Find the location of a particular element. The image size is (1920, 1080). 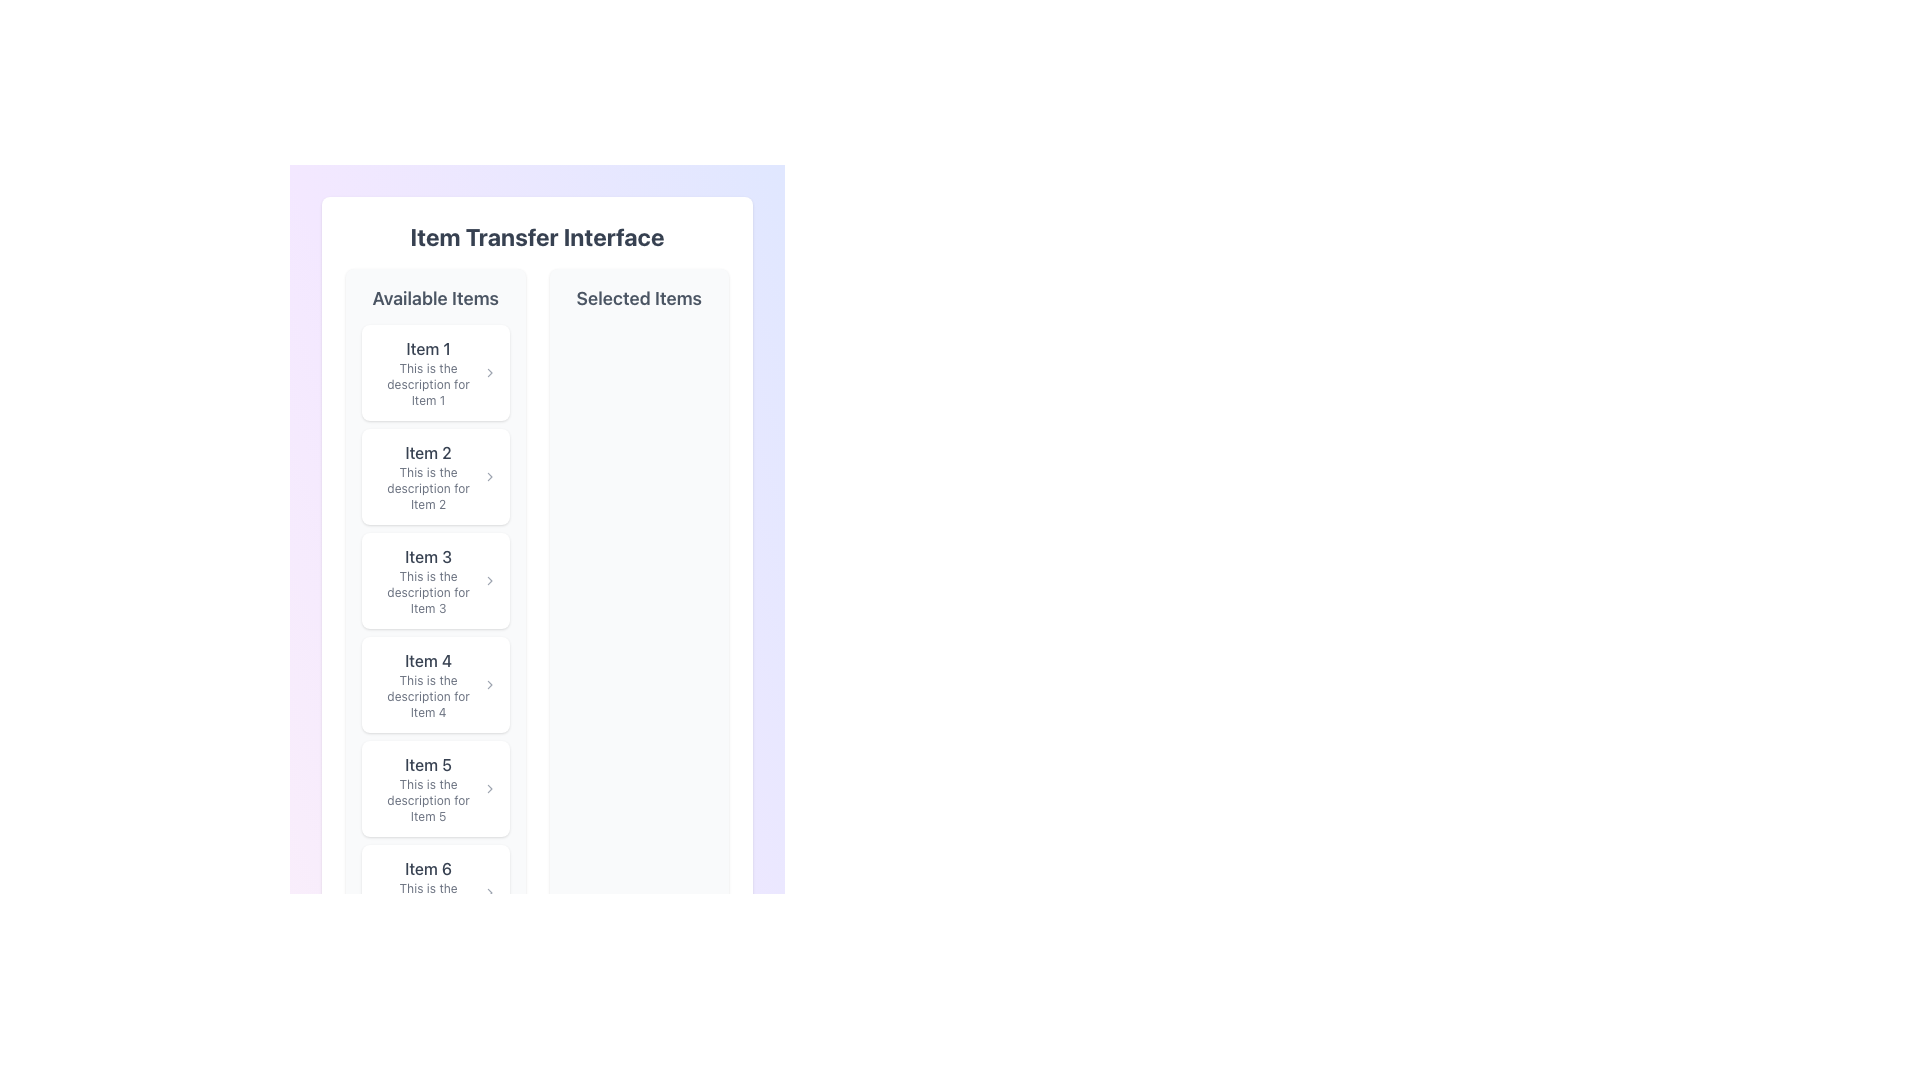

the text component titled 'Item 1' which includes a heading and a description in the 'Available Items' section of the top-left panel is located at coordinates (427, 373).